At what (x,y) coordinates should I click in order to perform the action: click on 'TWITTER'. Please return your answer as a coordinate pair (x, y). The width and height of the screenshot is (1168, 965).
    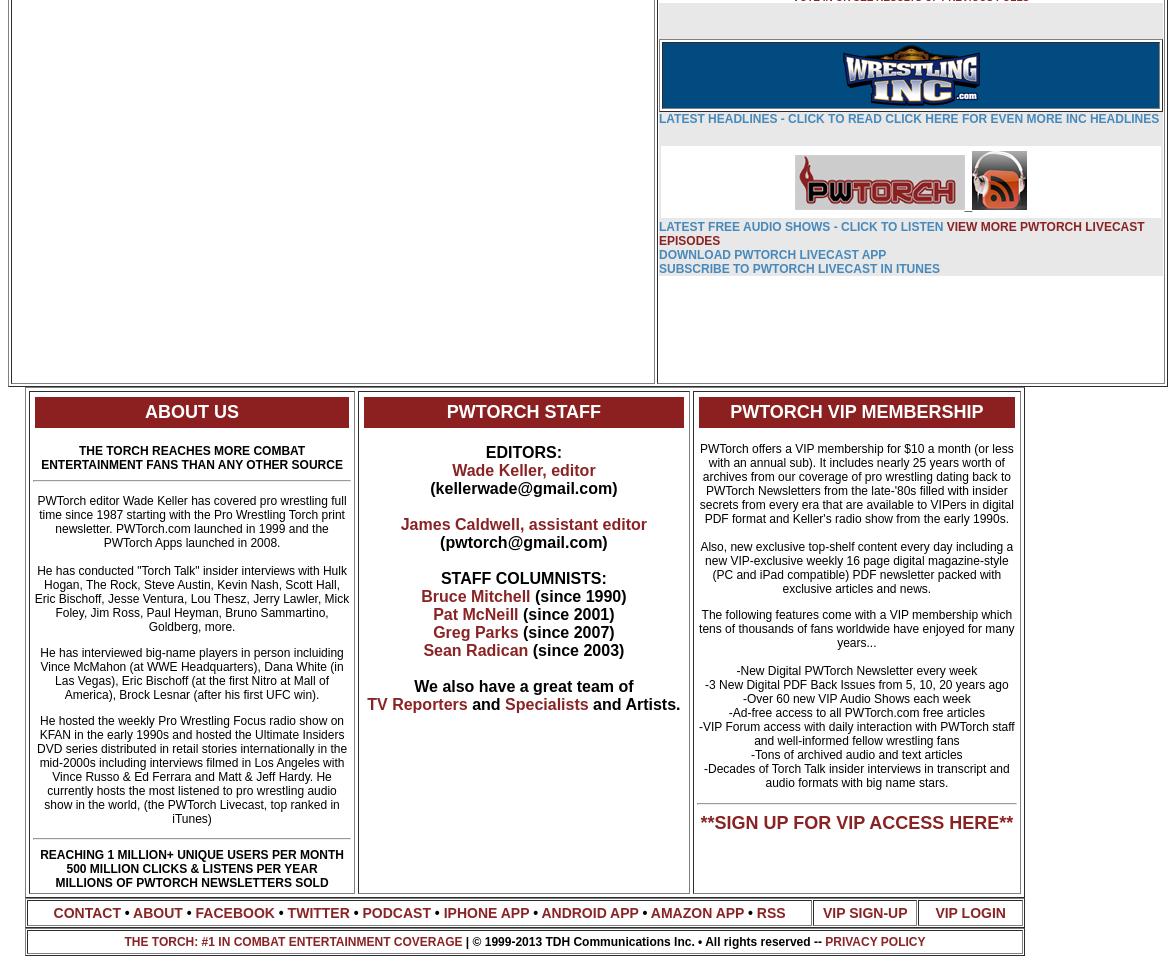
    Looking at the image, I should click on (318, 911).